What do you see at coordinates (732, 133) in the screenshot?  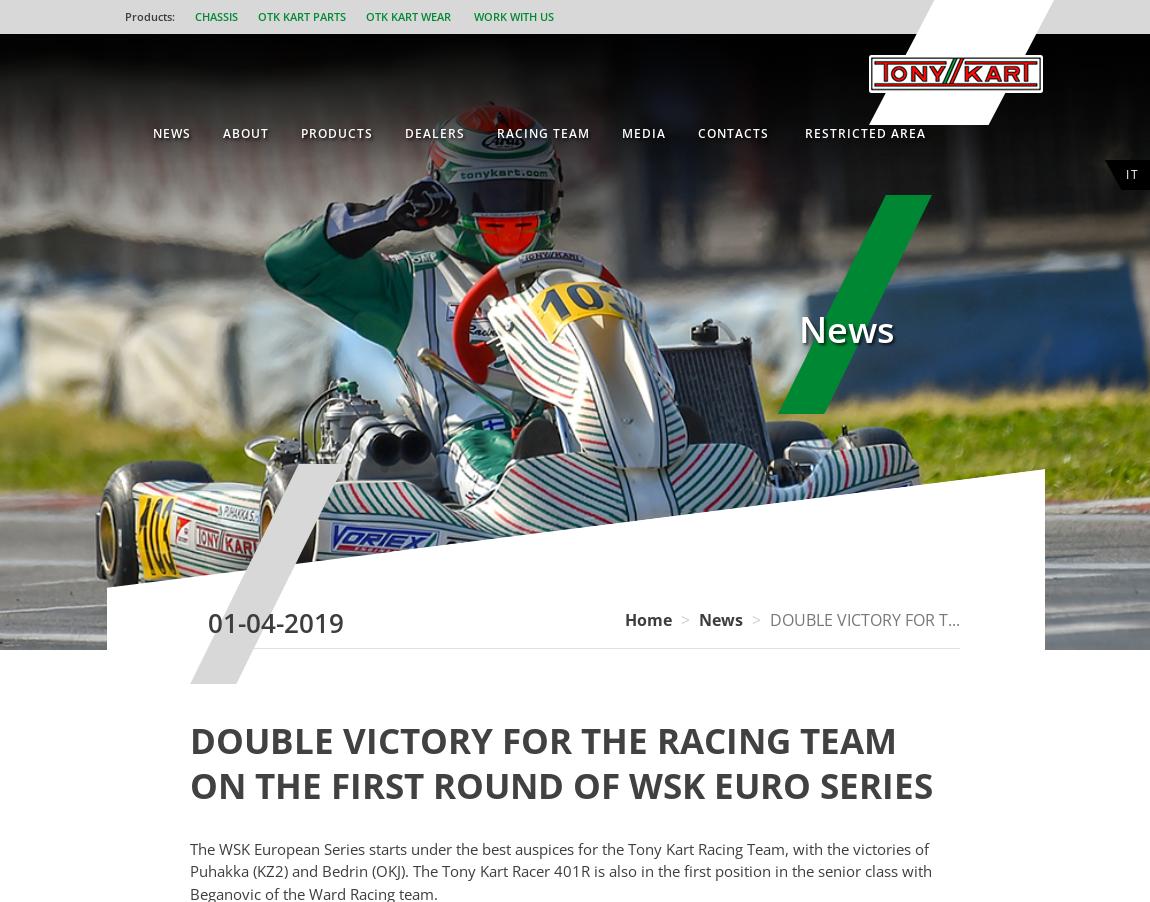 I see `'Contacts'` at bounding box center [732, 133].